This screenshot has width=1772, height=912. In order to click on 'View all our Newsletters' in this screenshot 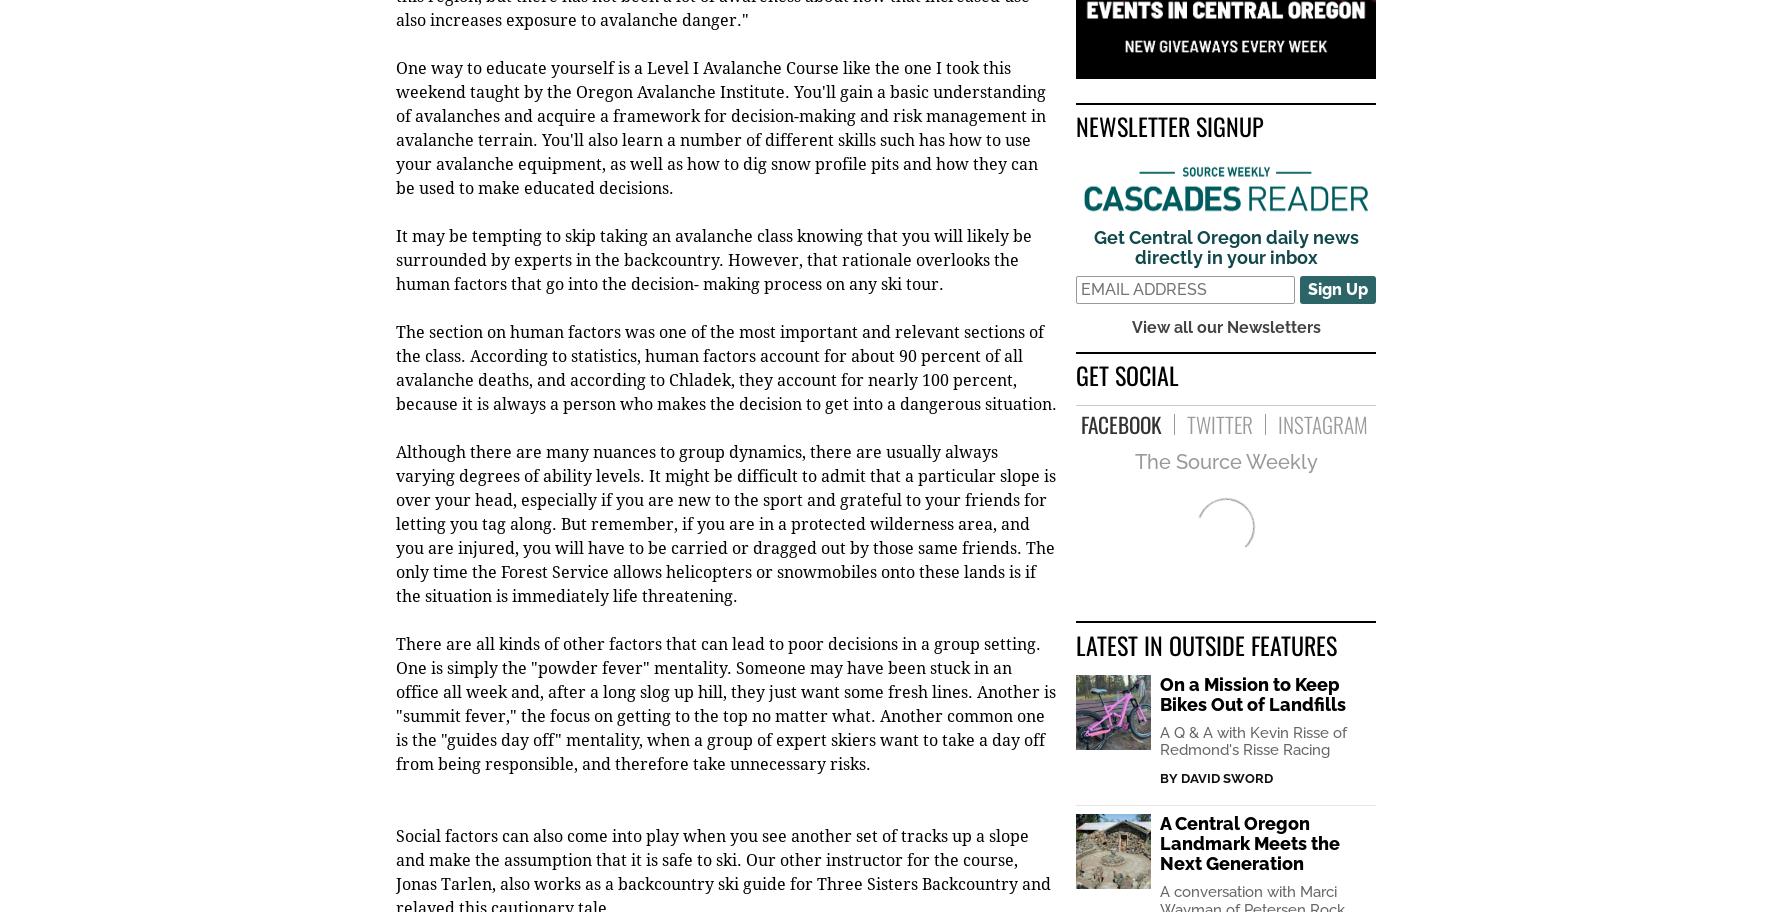, I will do `click(1225, 328)`.